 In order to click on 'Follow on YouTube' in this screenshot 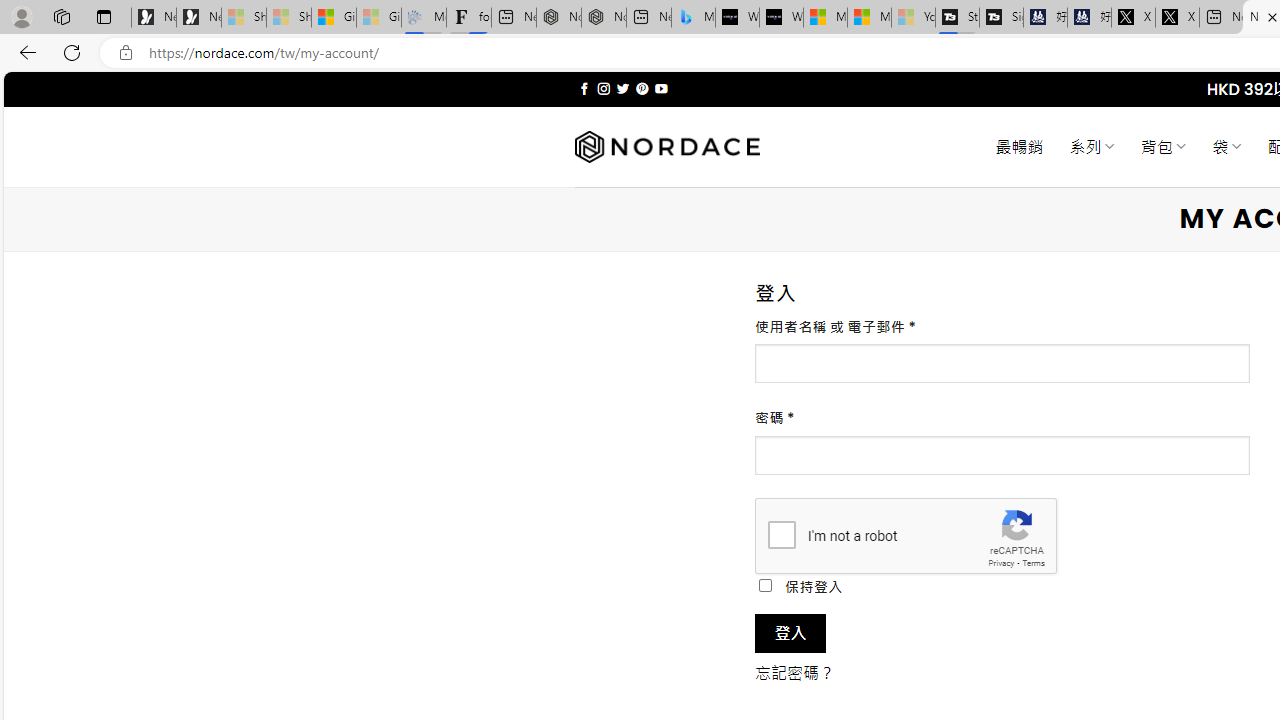, I will do `click(661, 88)`.